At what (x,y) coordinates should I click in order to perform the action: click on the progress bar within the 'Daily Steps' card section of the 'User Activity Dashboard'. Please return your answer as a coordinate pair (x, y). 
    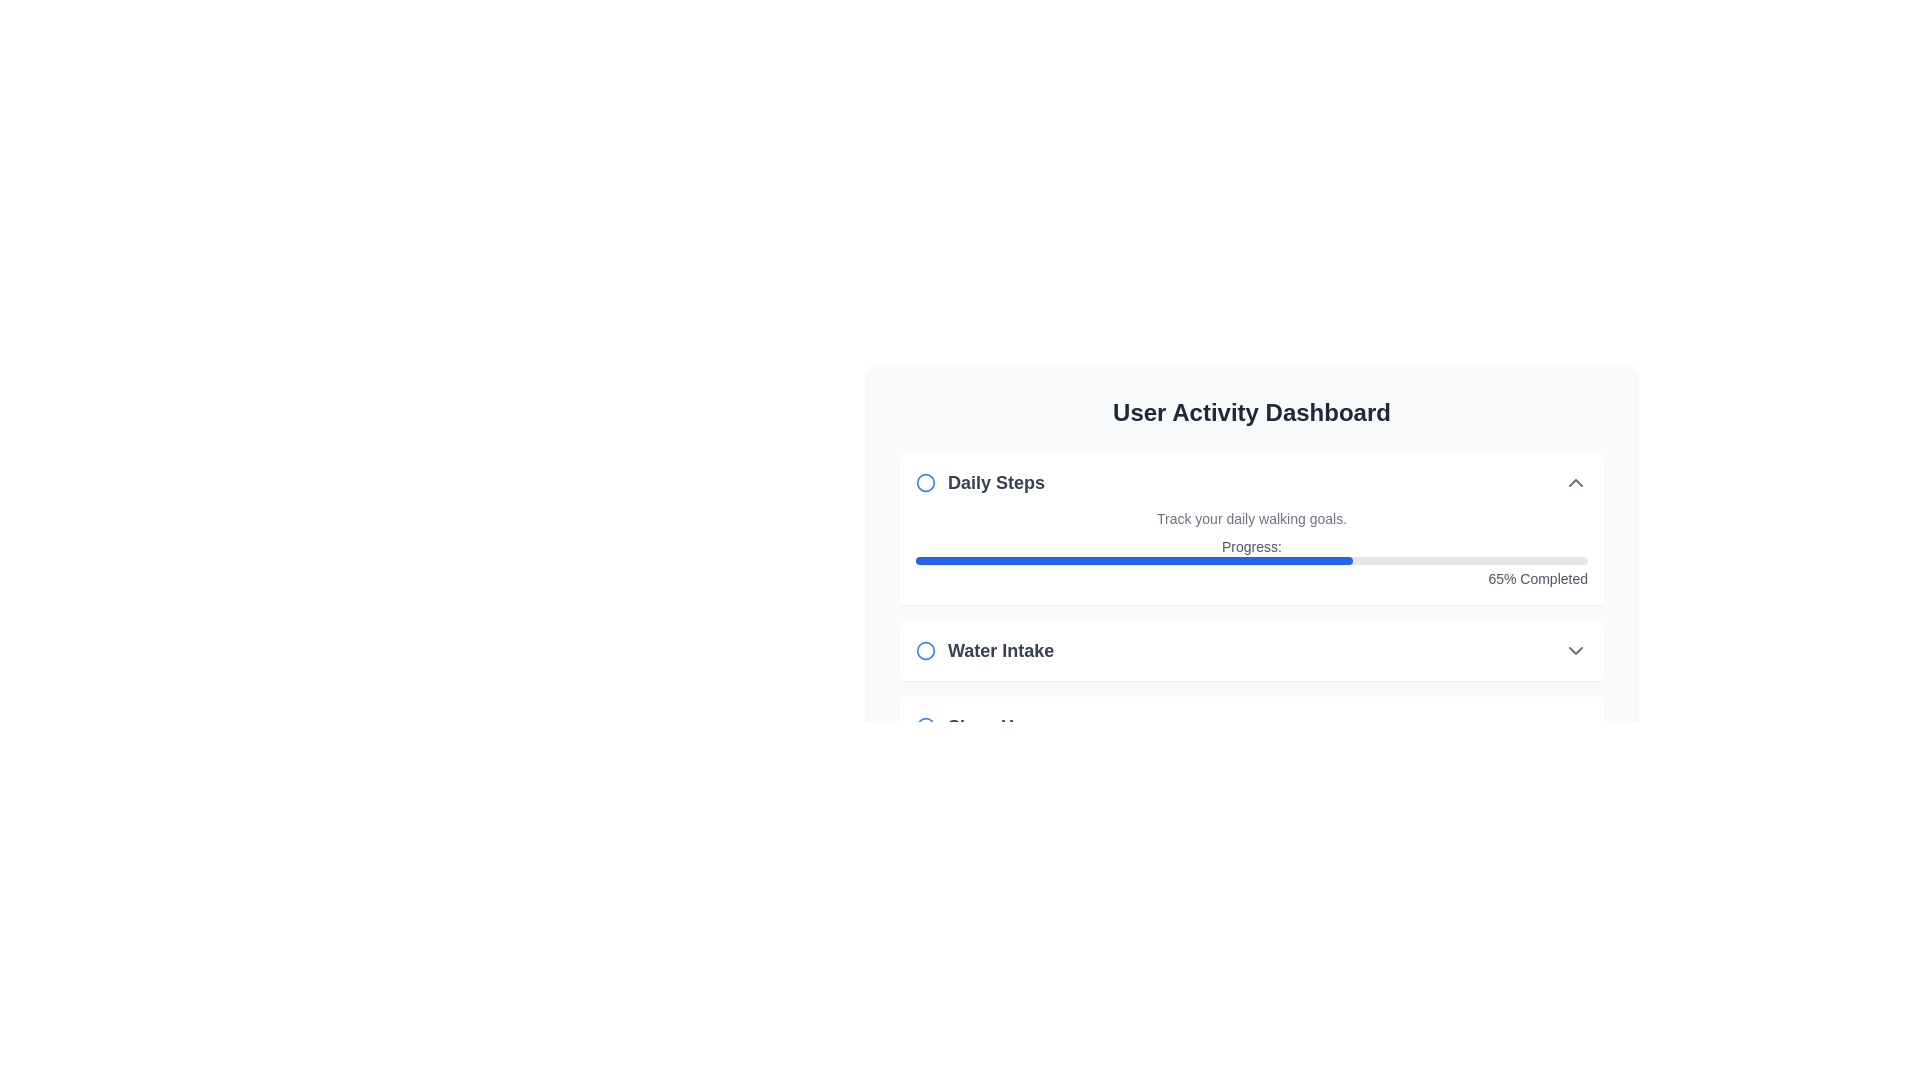
    Looking at the image, I should click on (1251, 604).